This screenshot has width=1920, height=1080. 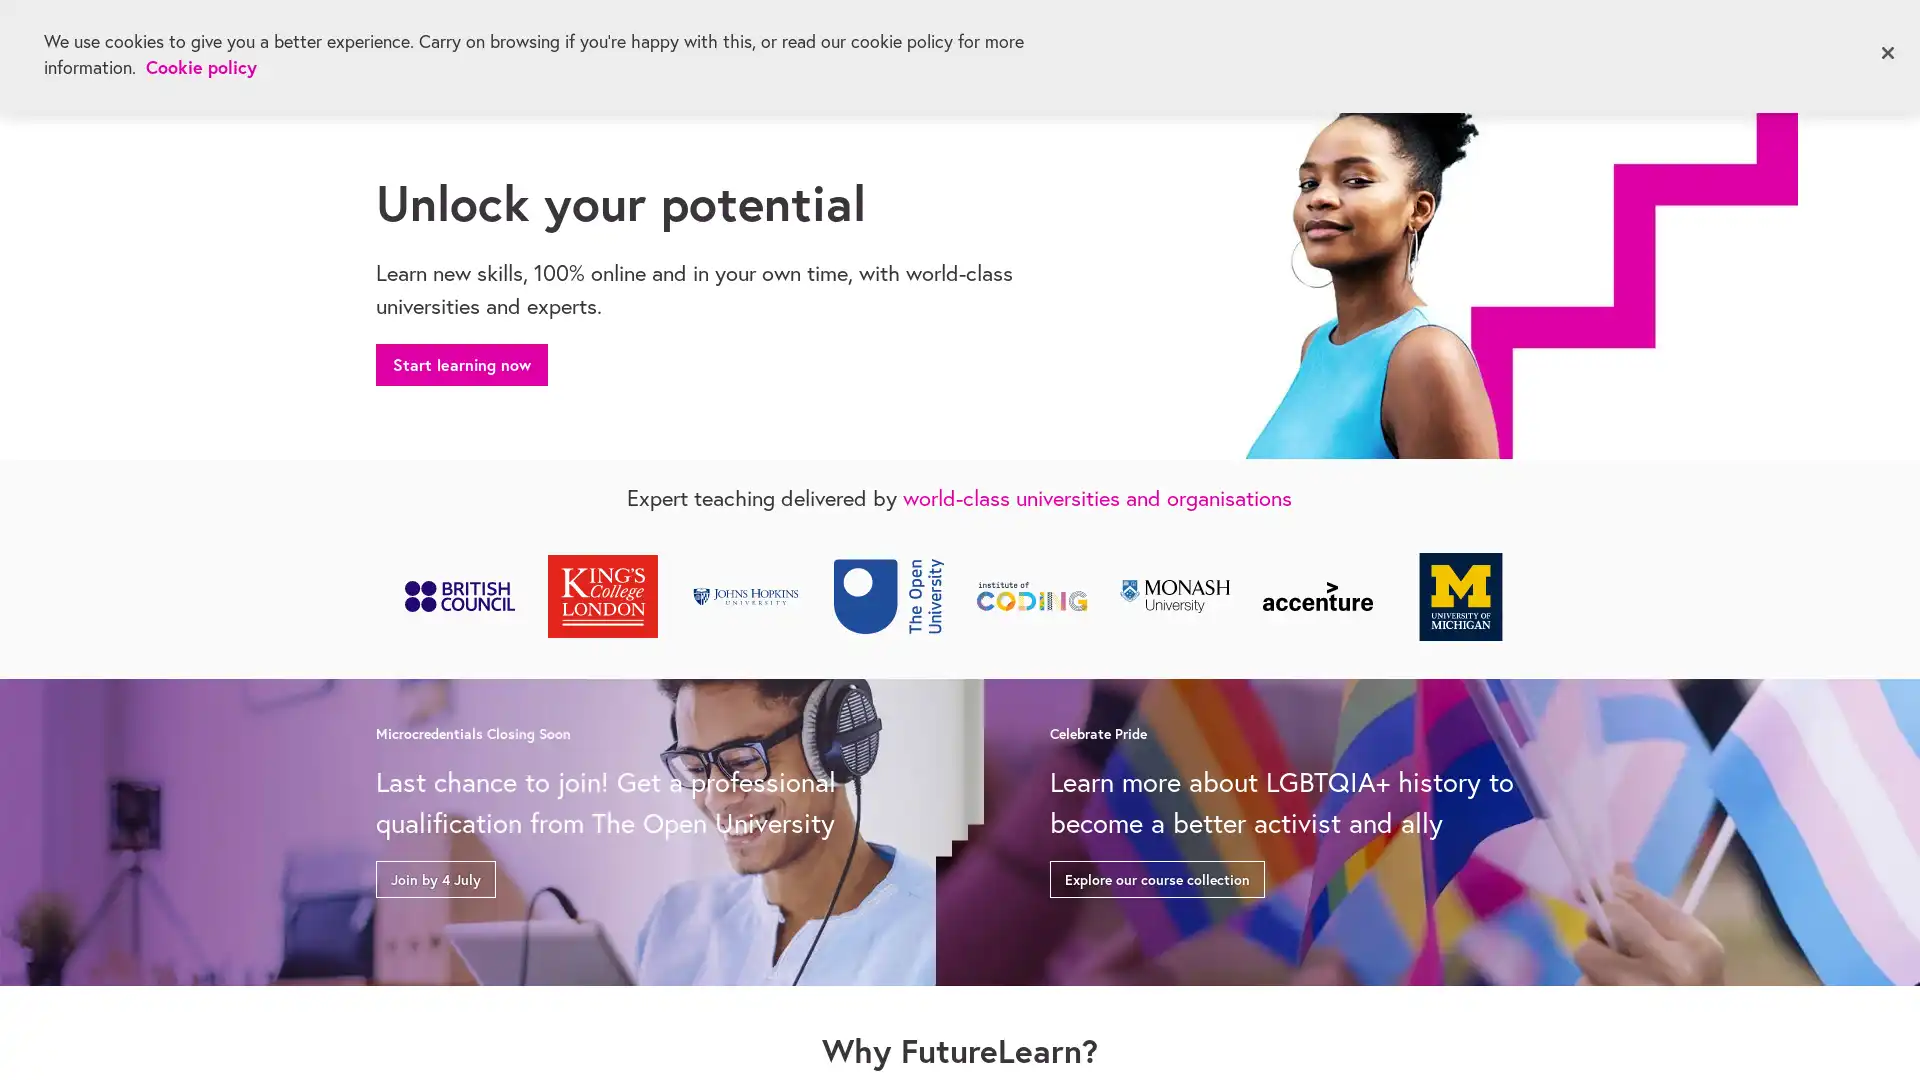 I want to click on Courses, so click(x=584, y=49).